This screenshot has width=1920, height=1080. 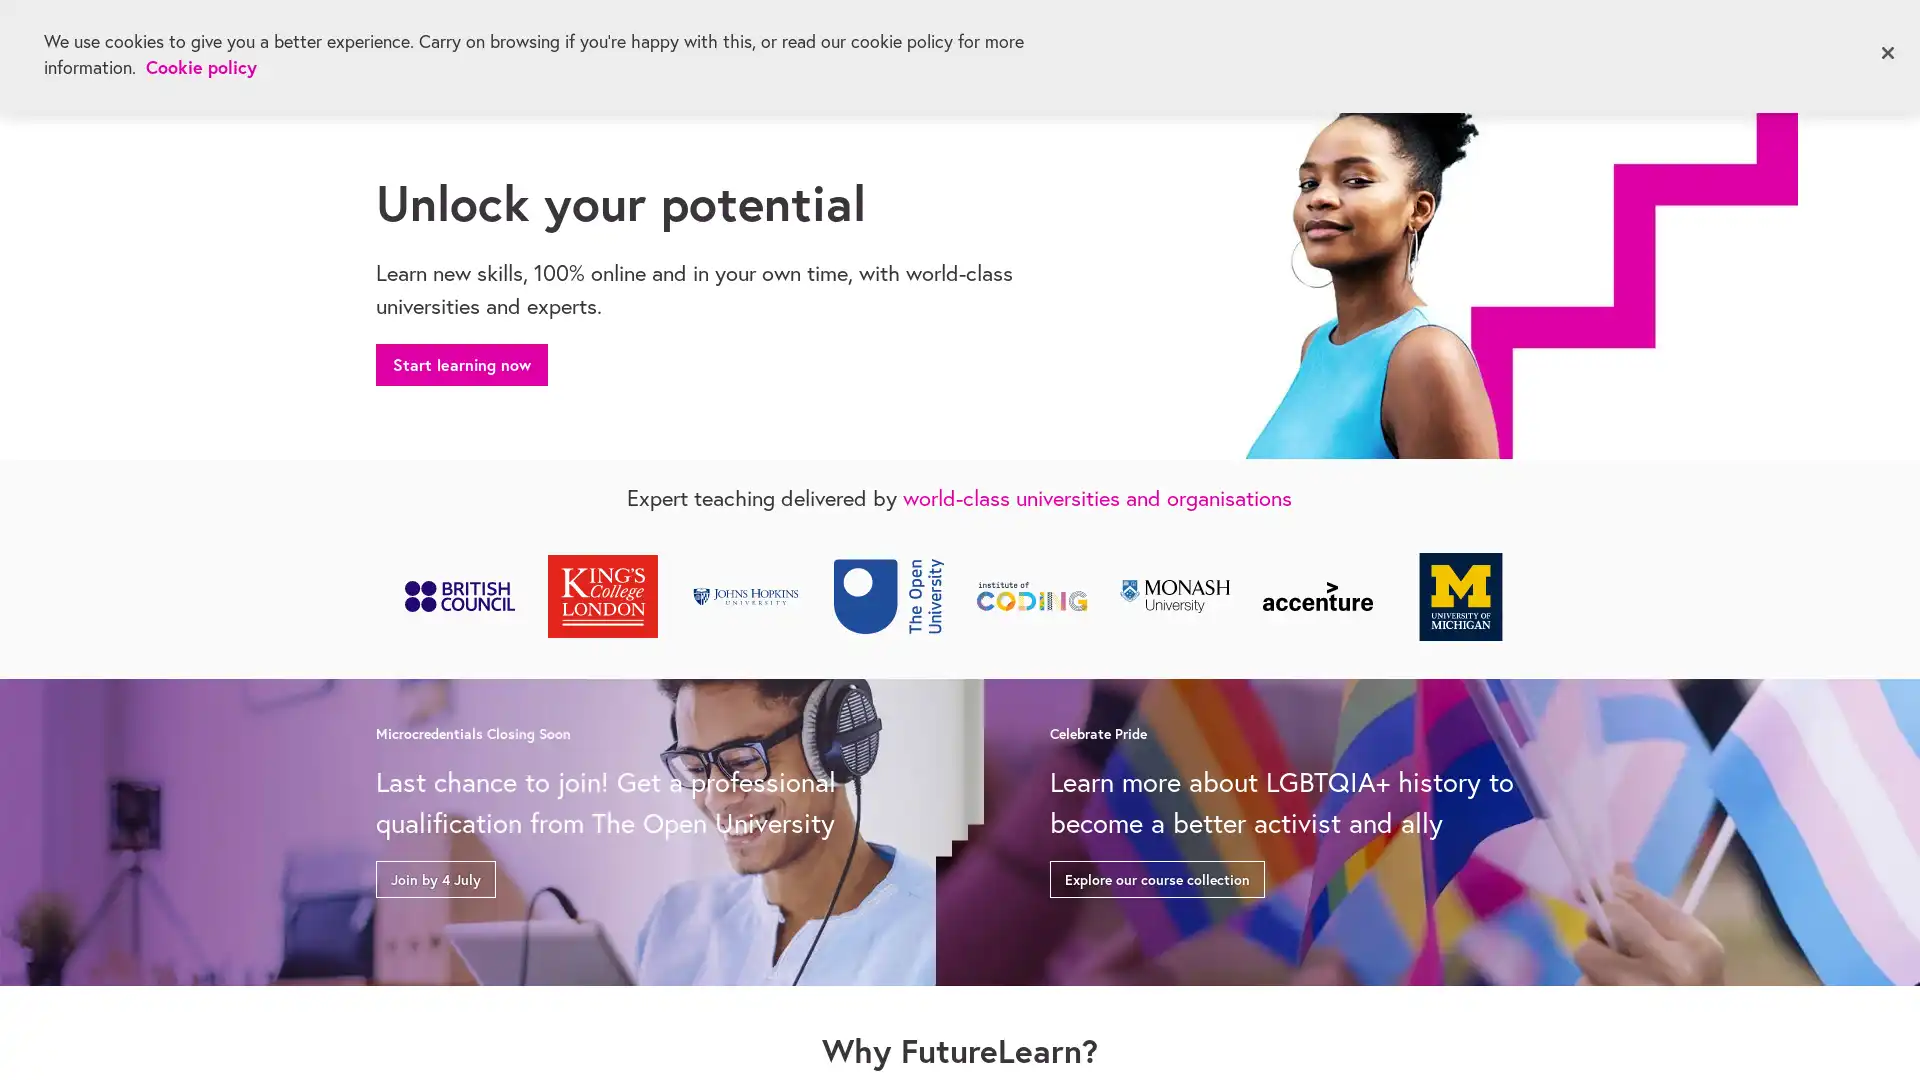 I want to click on Courses, so click(x=584, y=49).